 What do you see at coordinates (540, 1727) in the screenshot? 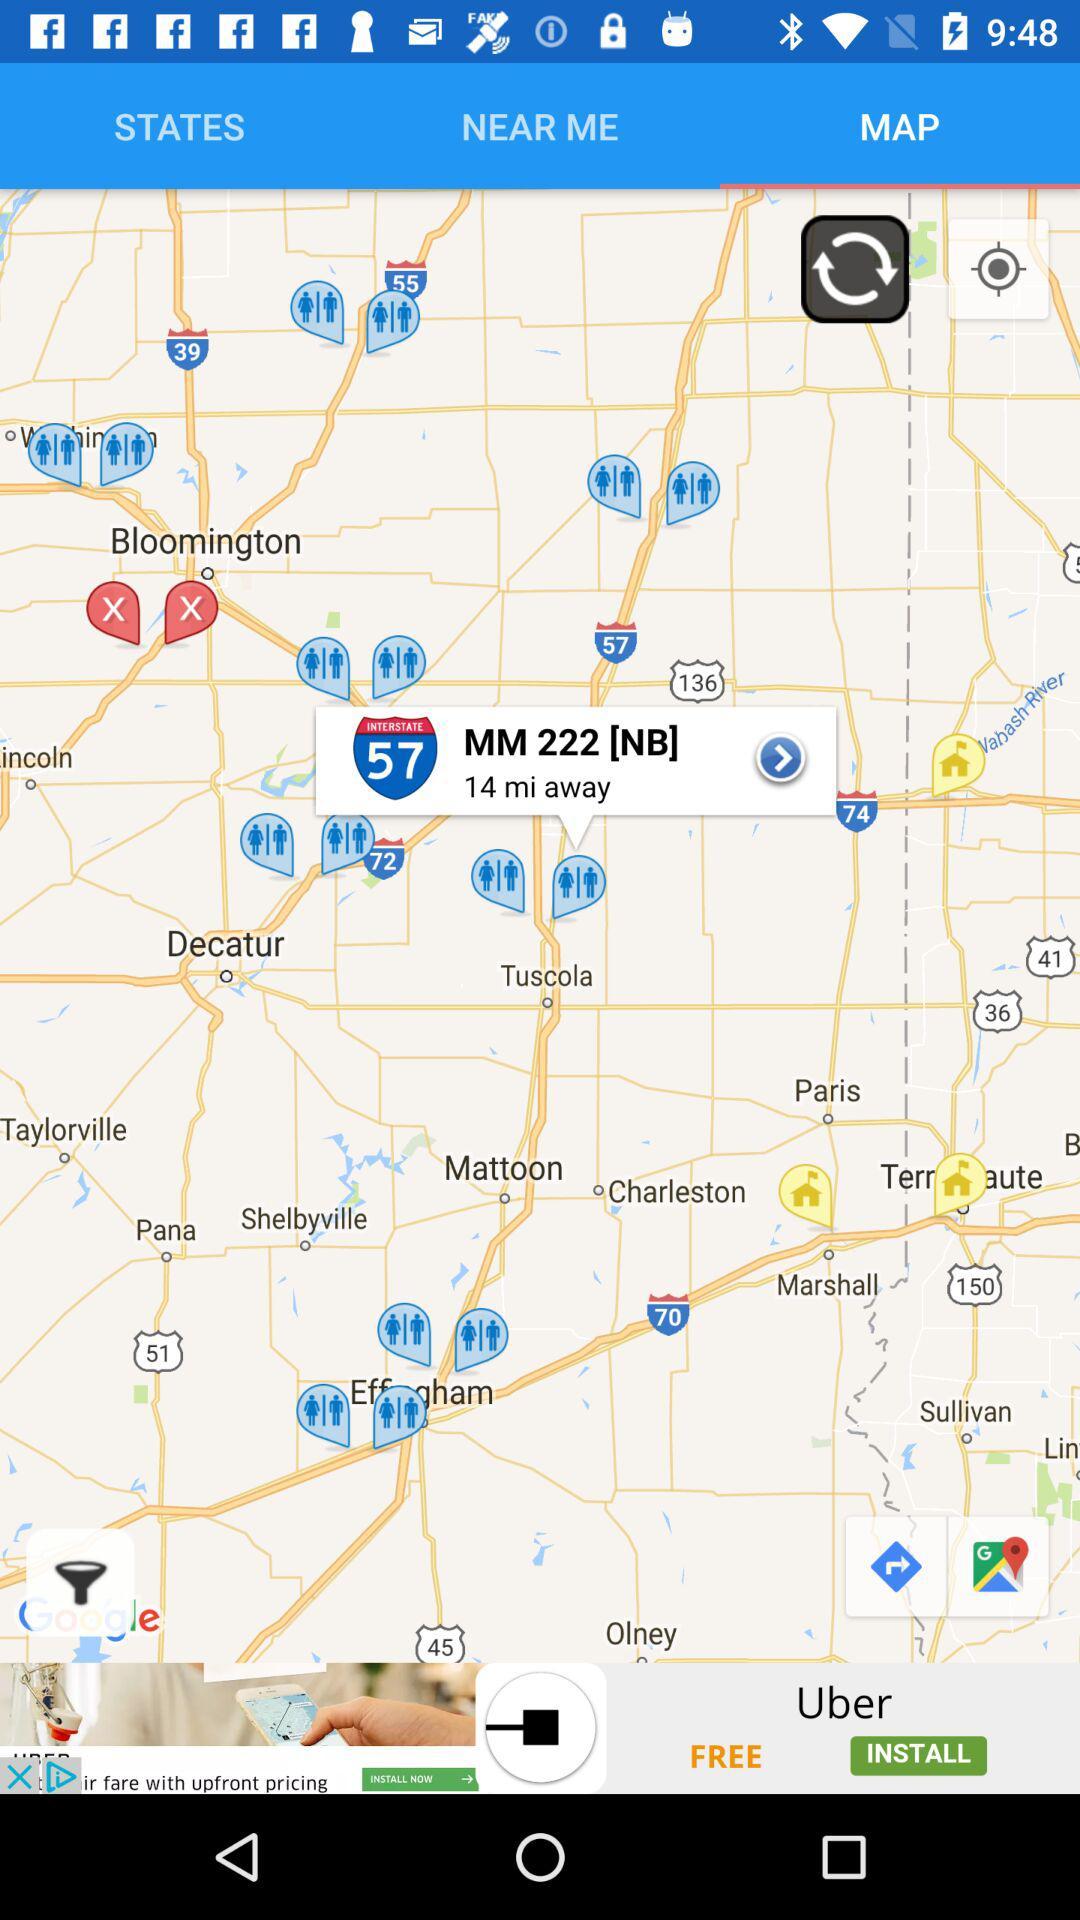
I see `link to an advertiser app` at bounding box center [540, 1727].